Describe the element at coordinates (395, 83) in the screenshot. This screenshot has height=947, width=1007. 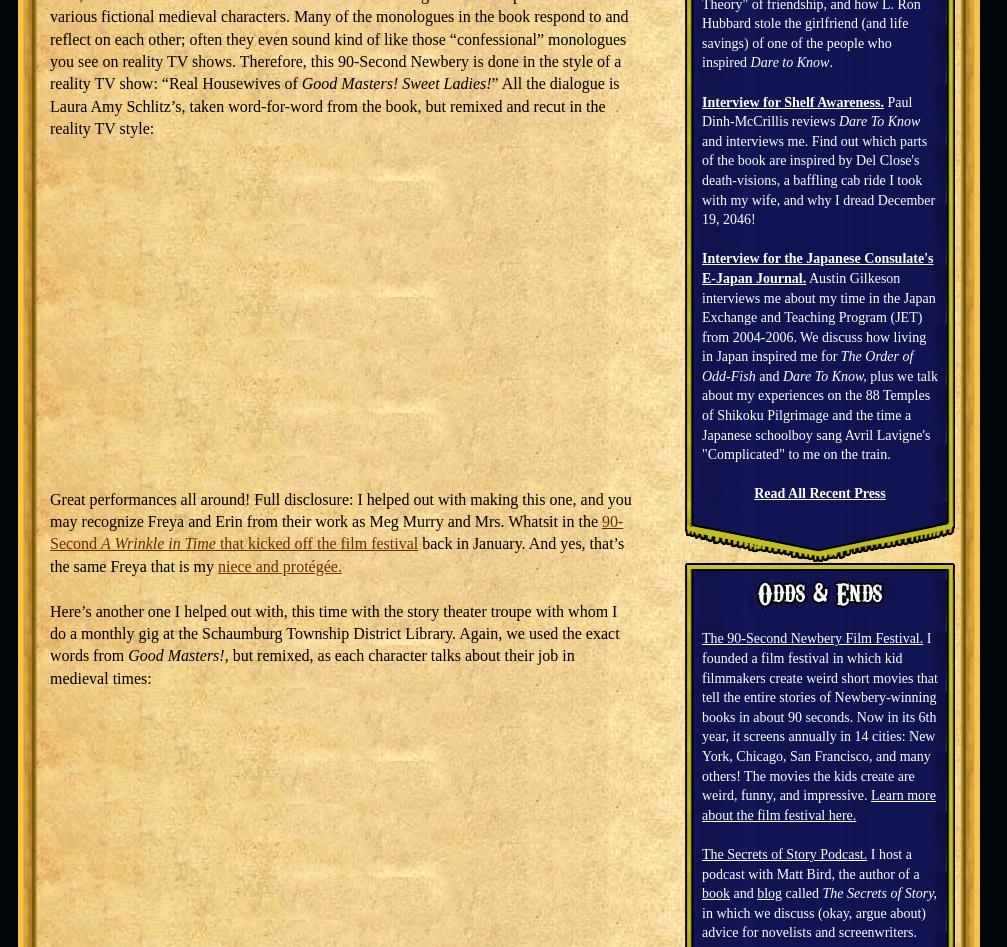
I see `'Good Masters! Sweet Ladies!'` at that location.